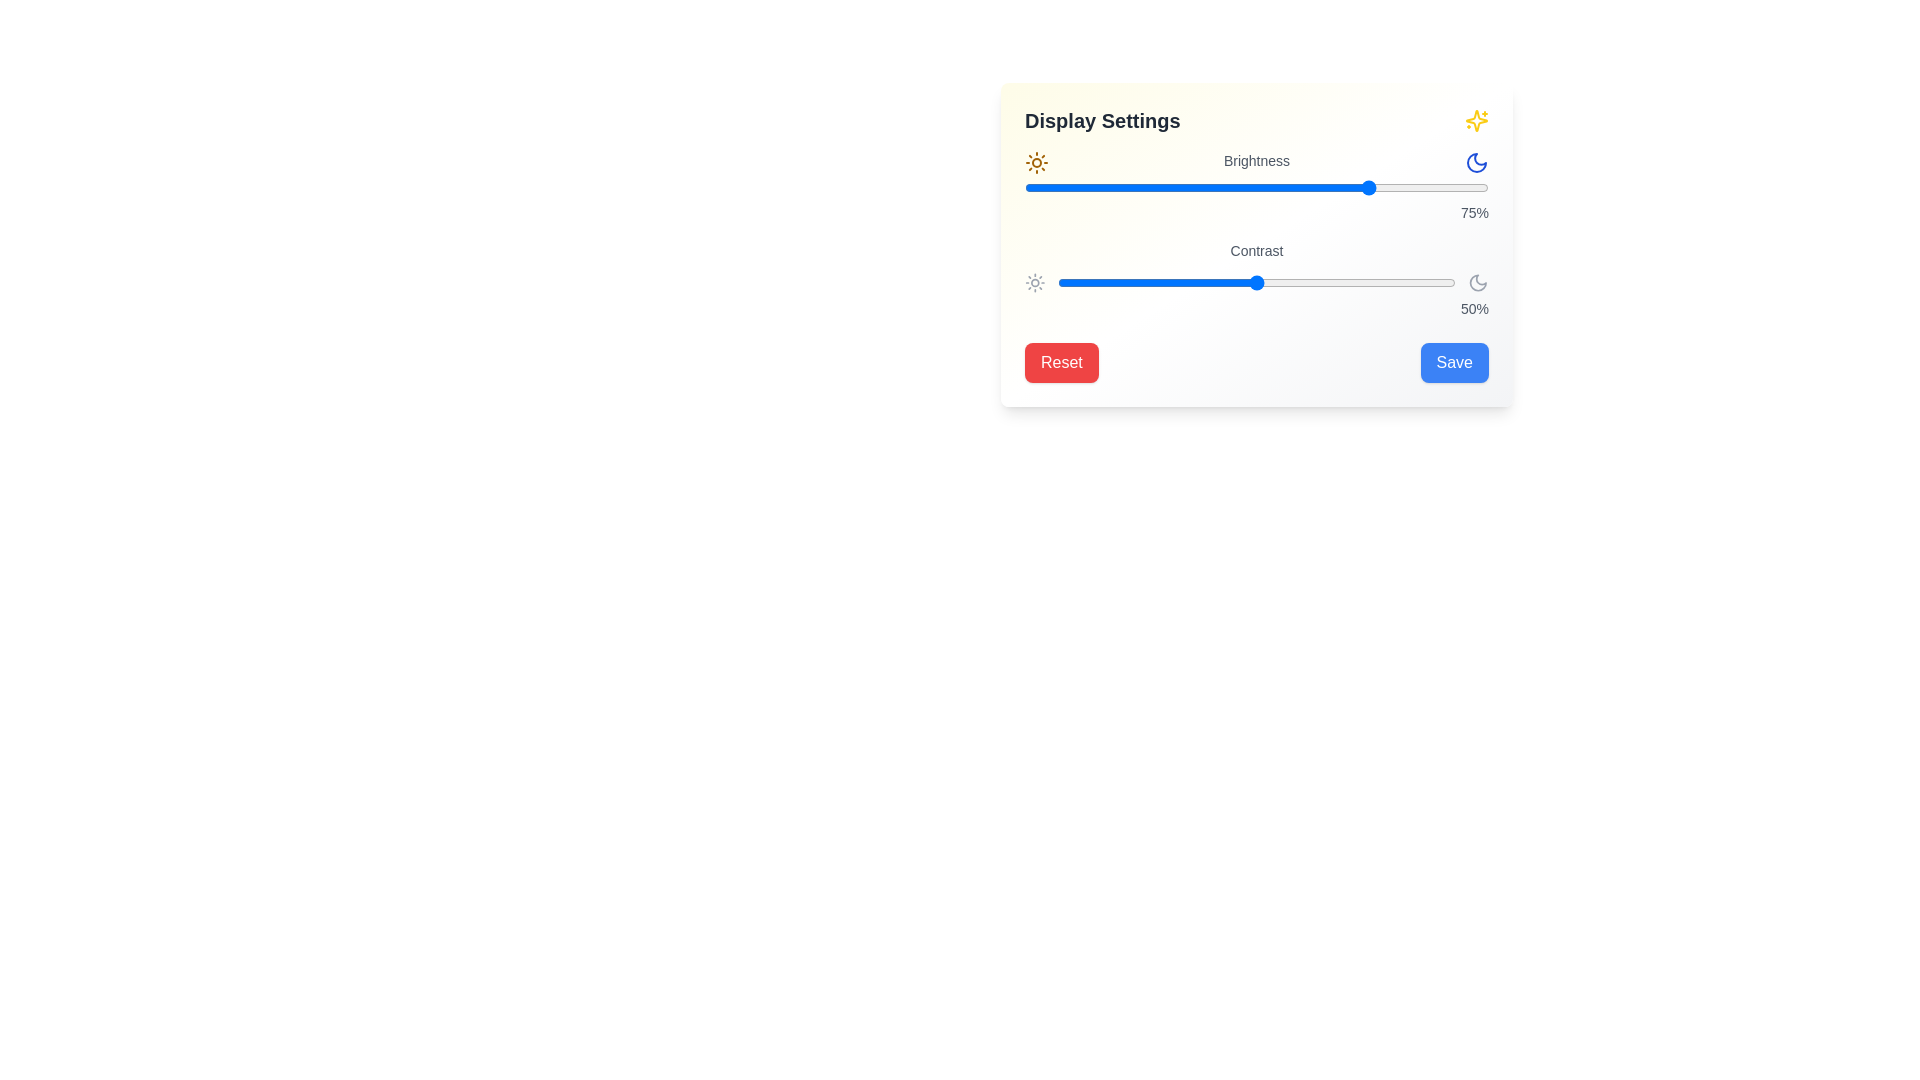 The height and width of the screenshot is (1080, 1920). I want to click on the contrast level, so click(1275, 282).